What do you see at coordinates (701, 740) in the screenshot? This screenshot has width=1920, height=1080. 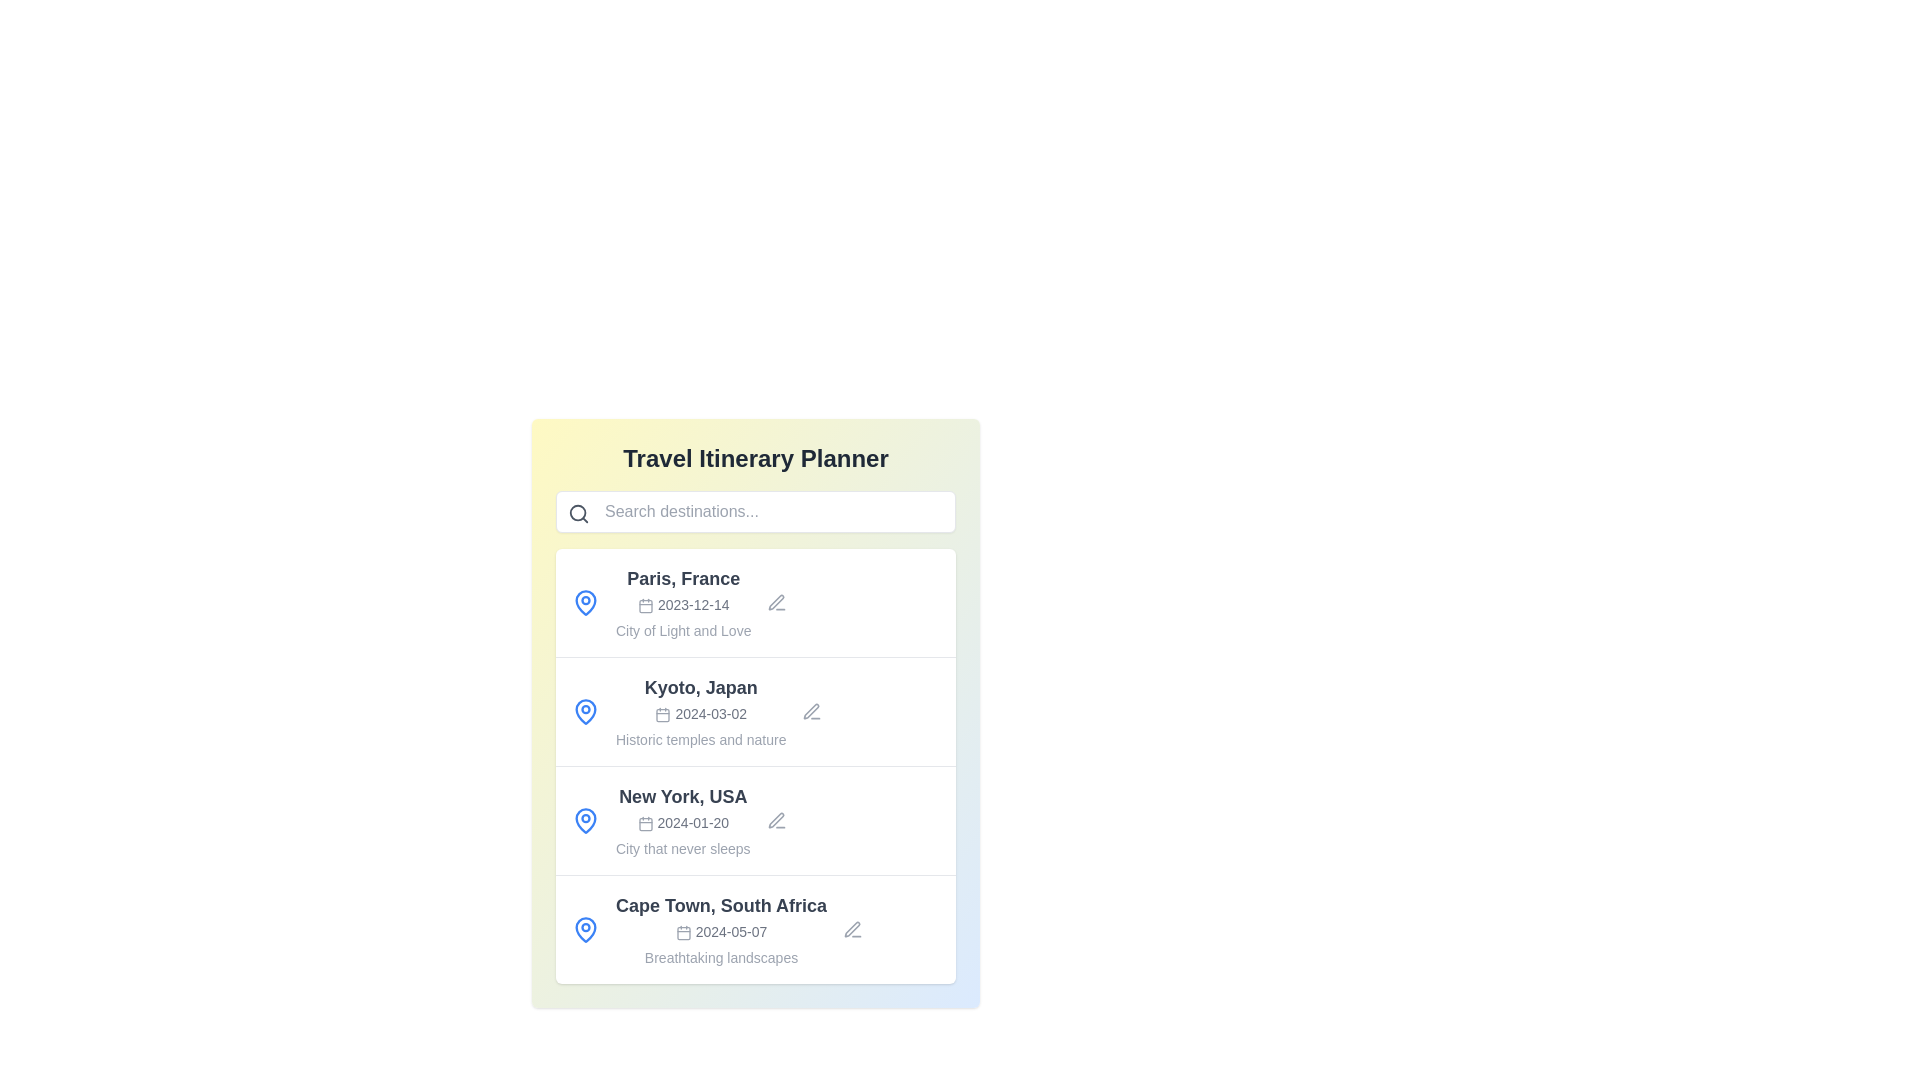 I see `the Static Label displaying 'Historic temples and nature', which is styled in light gray color and positioned below the calendar icon in the 'Kyoto, Japan' item` at bounding box center [701, 740].